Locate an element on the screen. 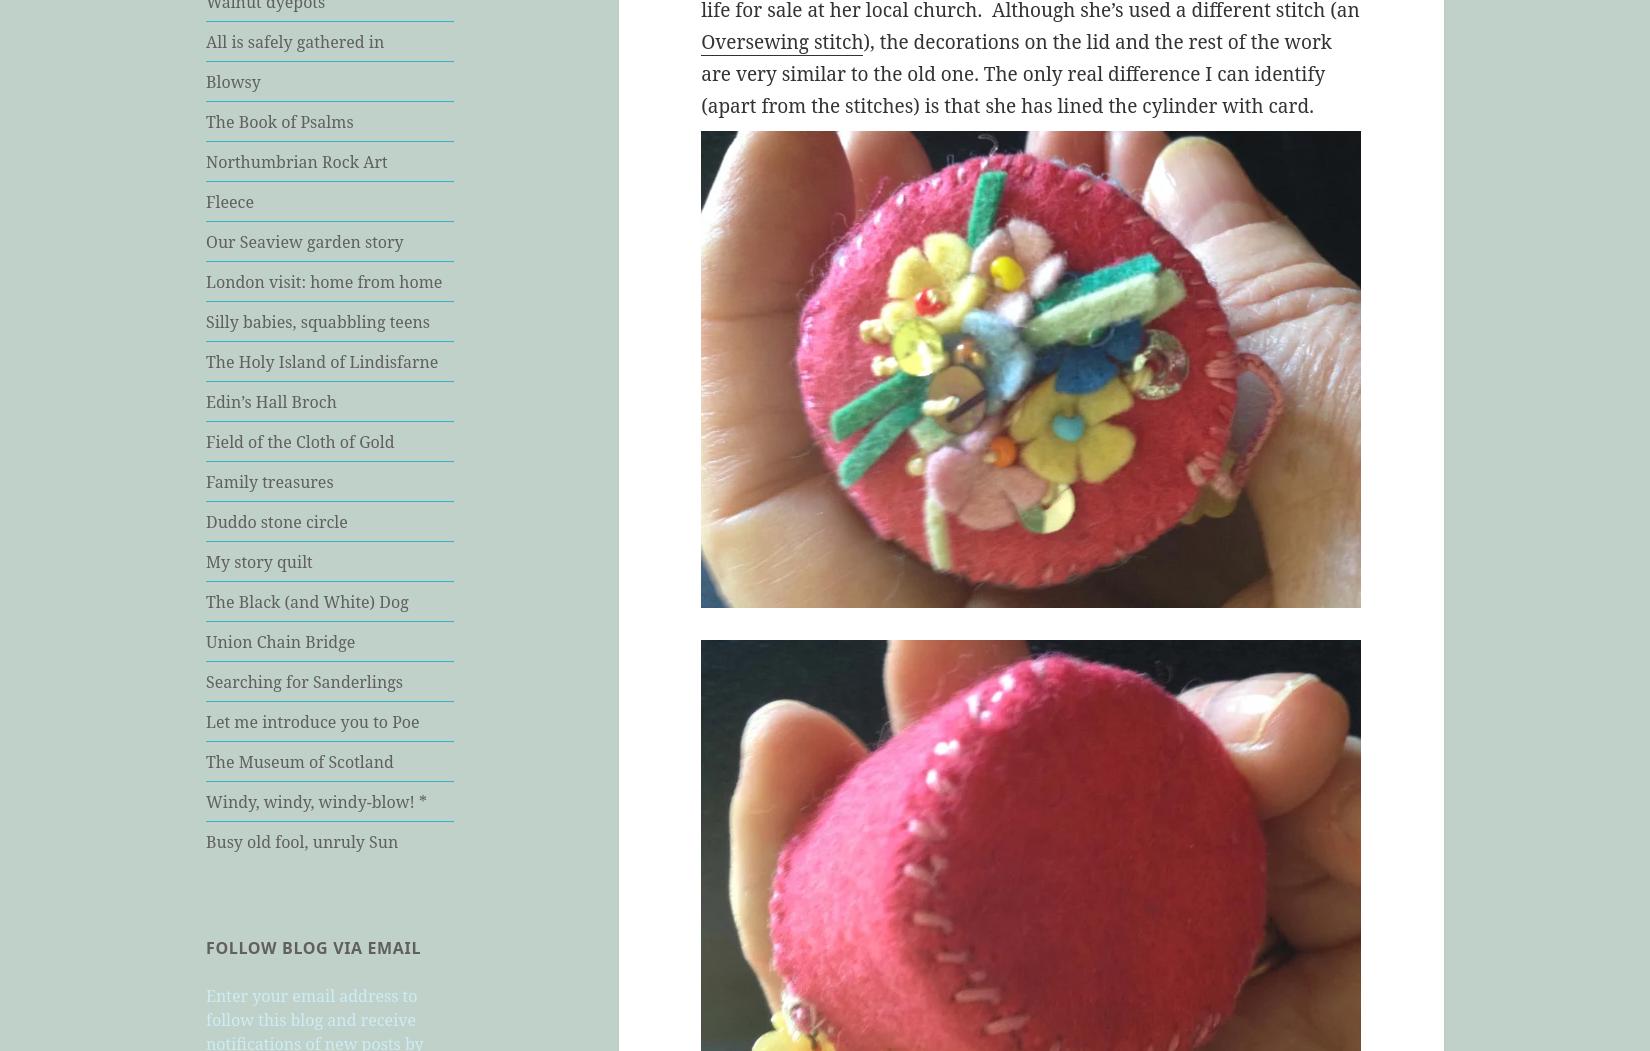 This screenshot has width=1650, height=1051. 'Windy, windy, windy-blow! *' is located at coordinates (315, 799).